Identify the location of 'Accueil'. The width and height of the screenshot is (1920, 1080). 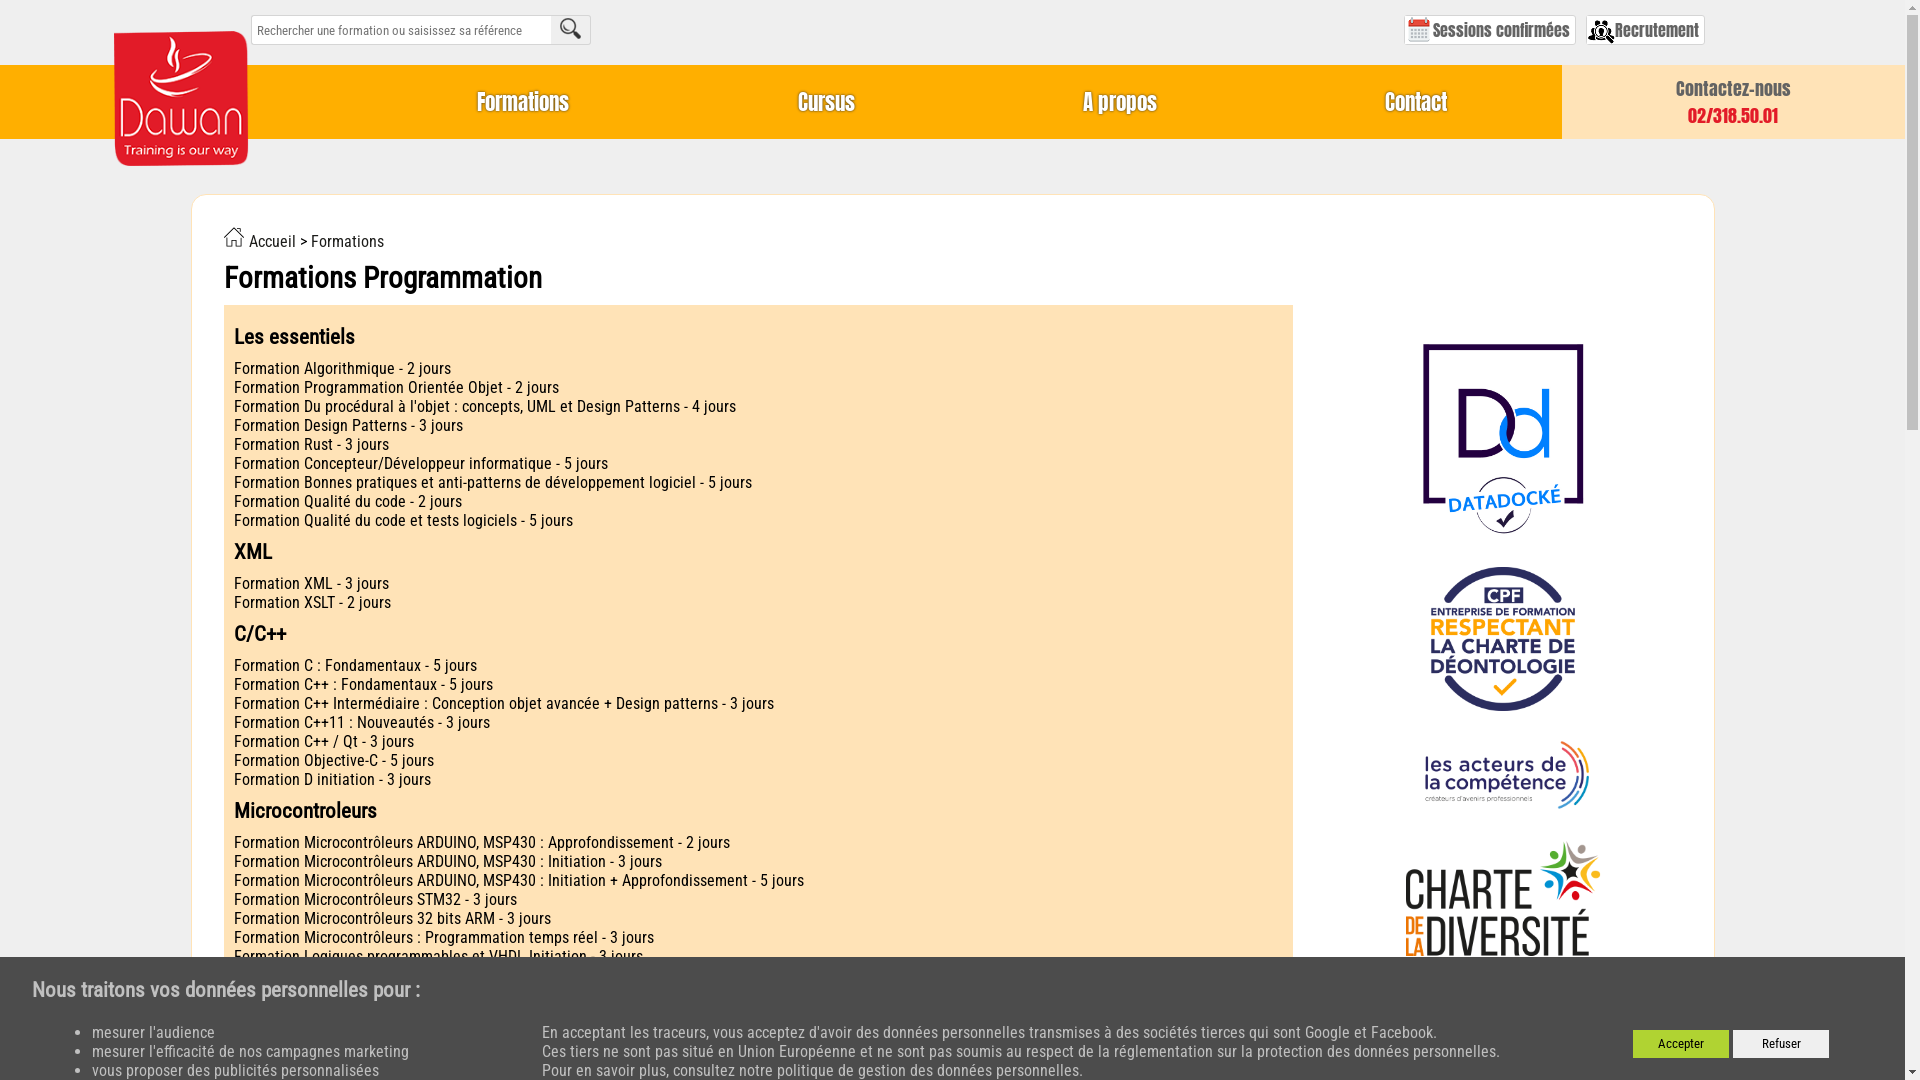
(258, 240).